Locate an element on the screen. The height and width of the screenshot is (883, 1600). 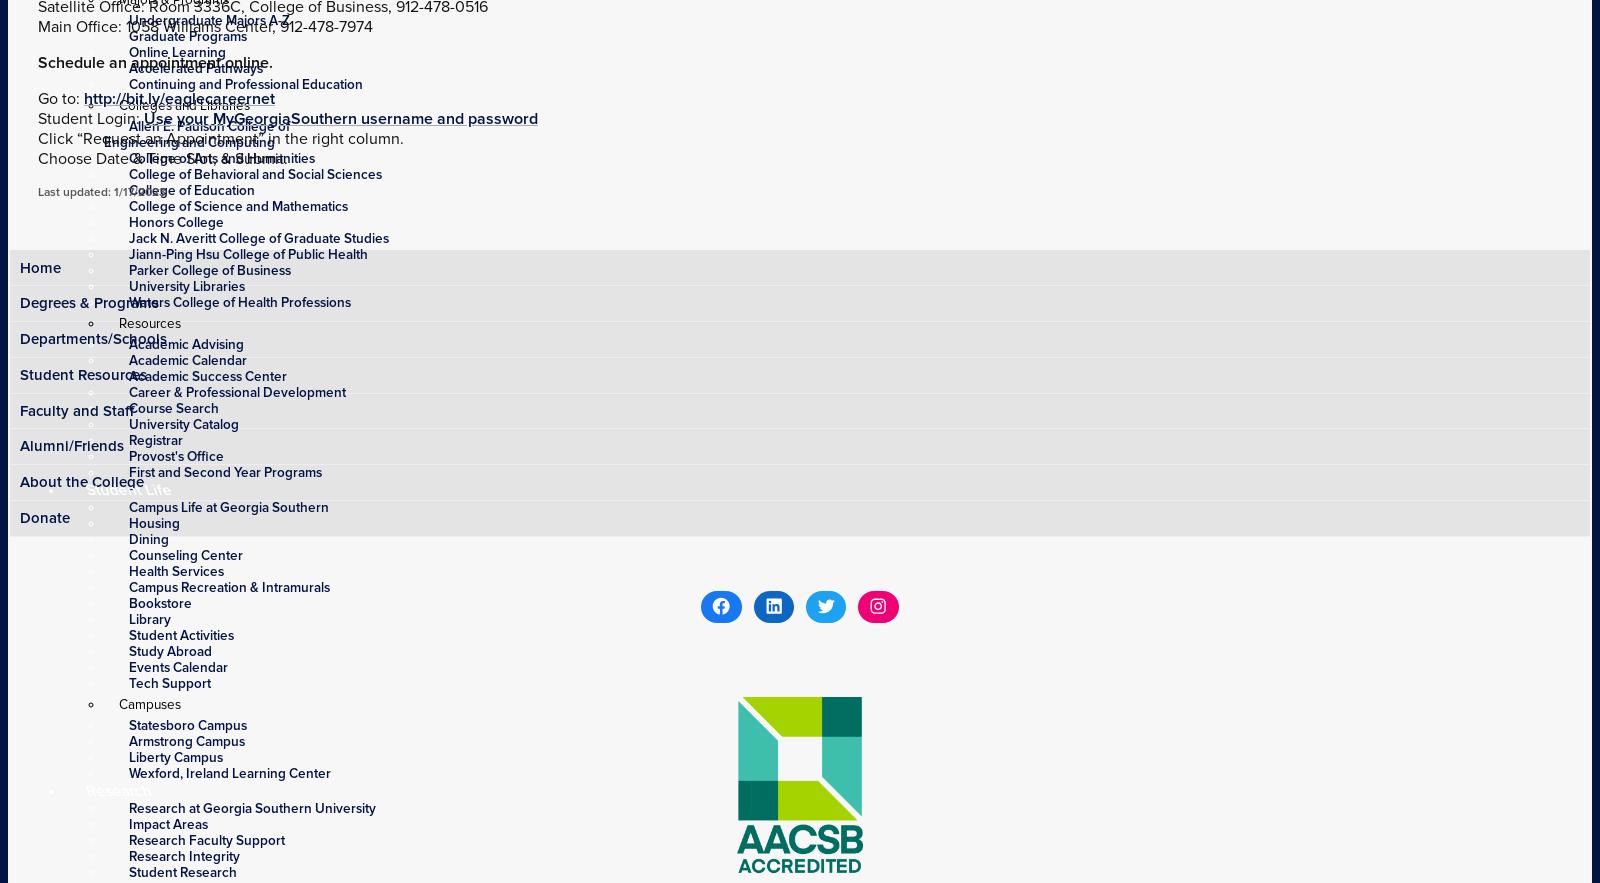
'Jack N. Averitt College of Graduate Studies' is located at coordinates (259, 237).